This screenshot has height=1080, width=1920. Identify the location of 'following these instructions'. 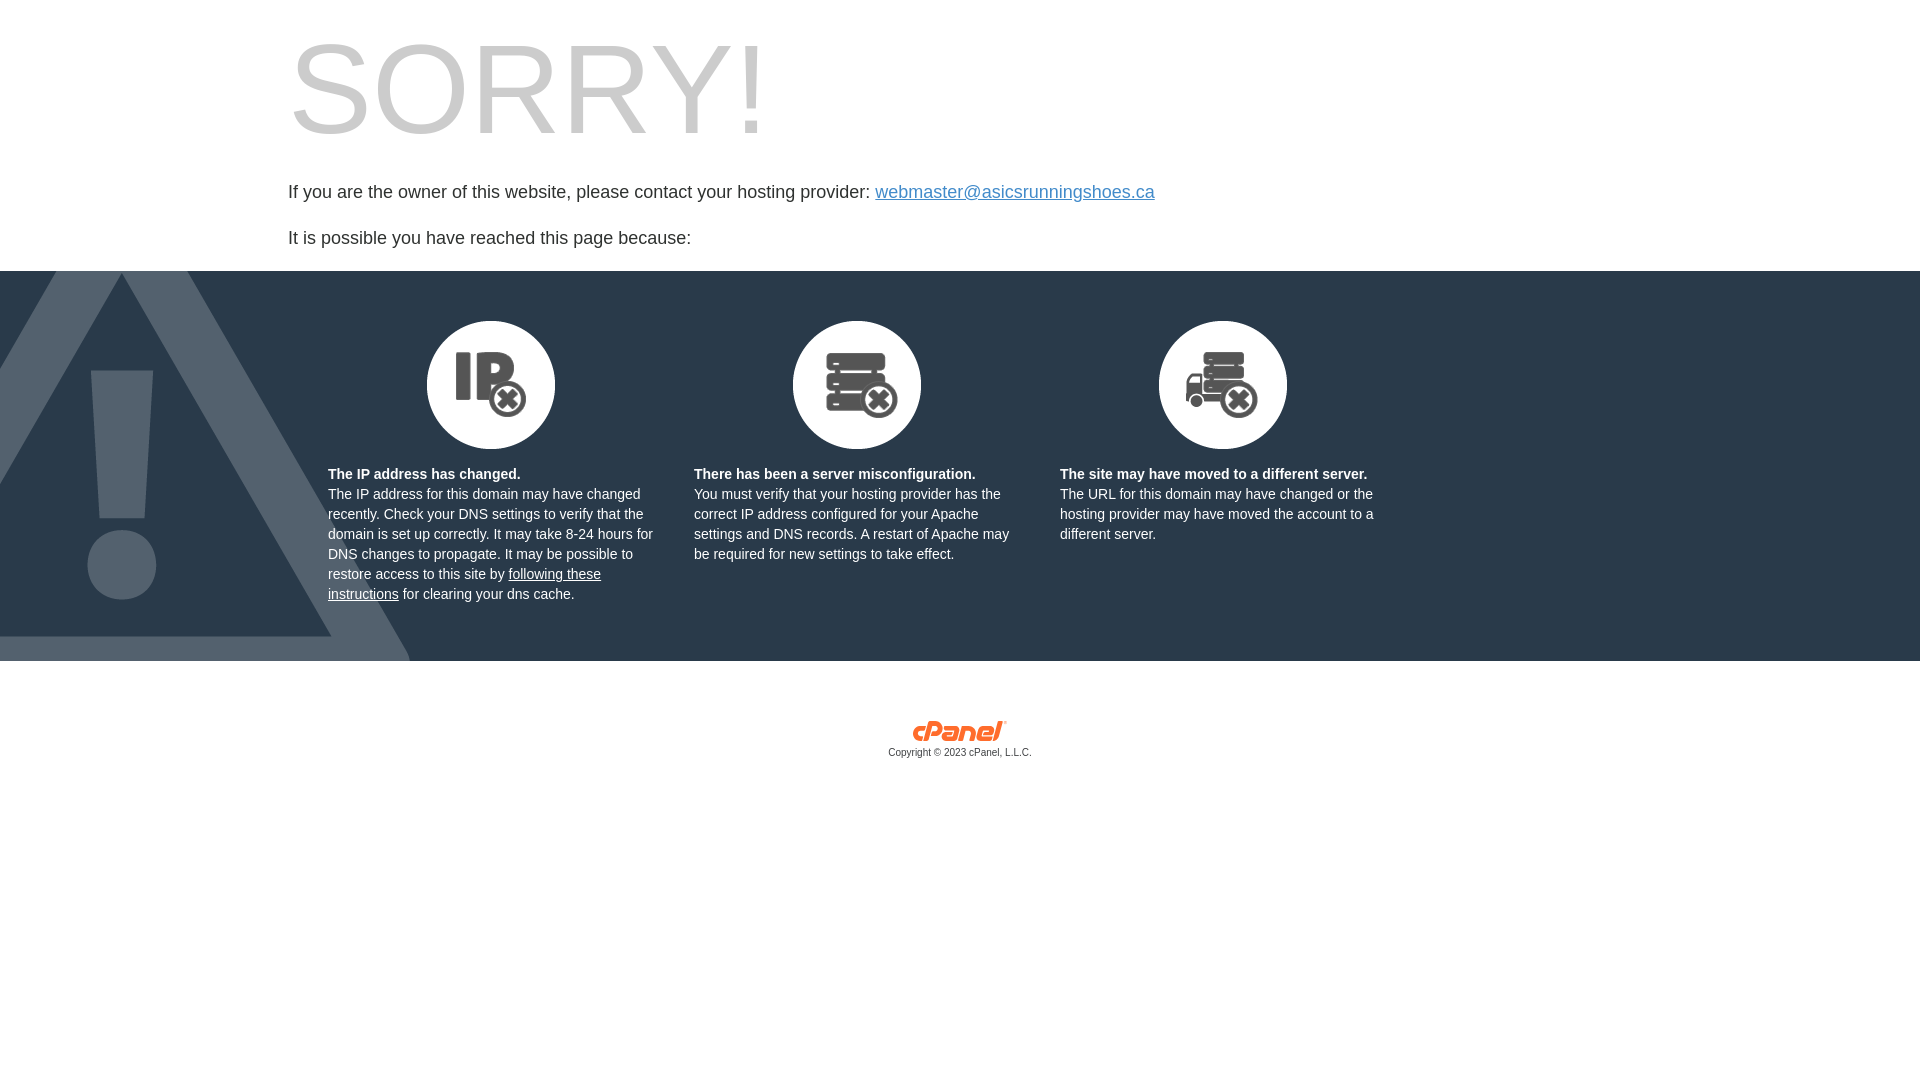
(463, 583).